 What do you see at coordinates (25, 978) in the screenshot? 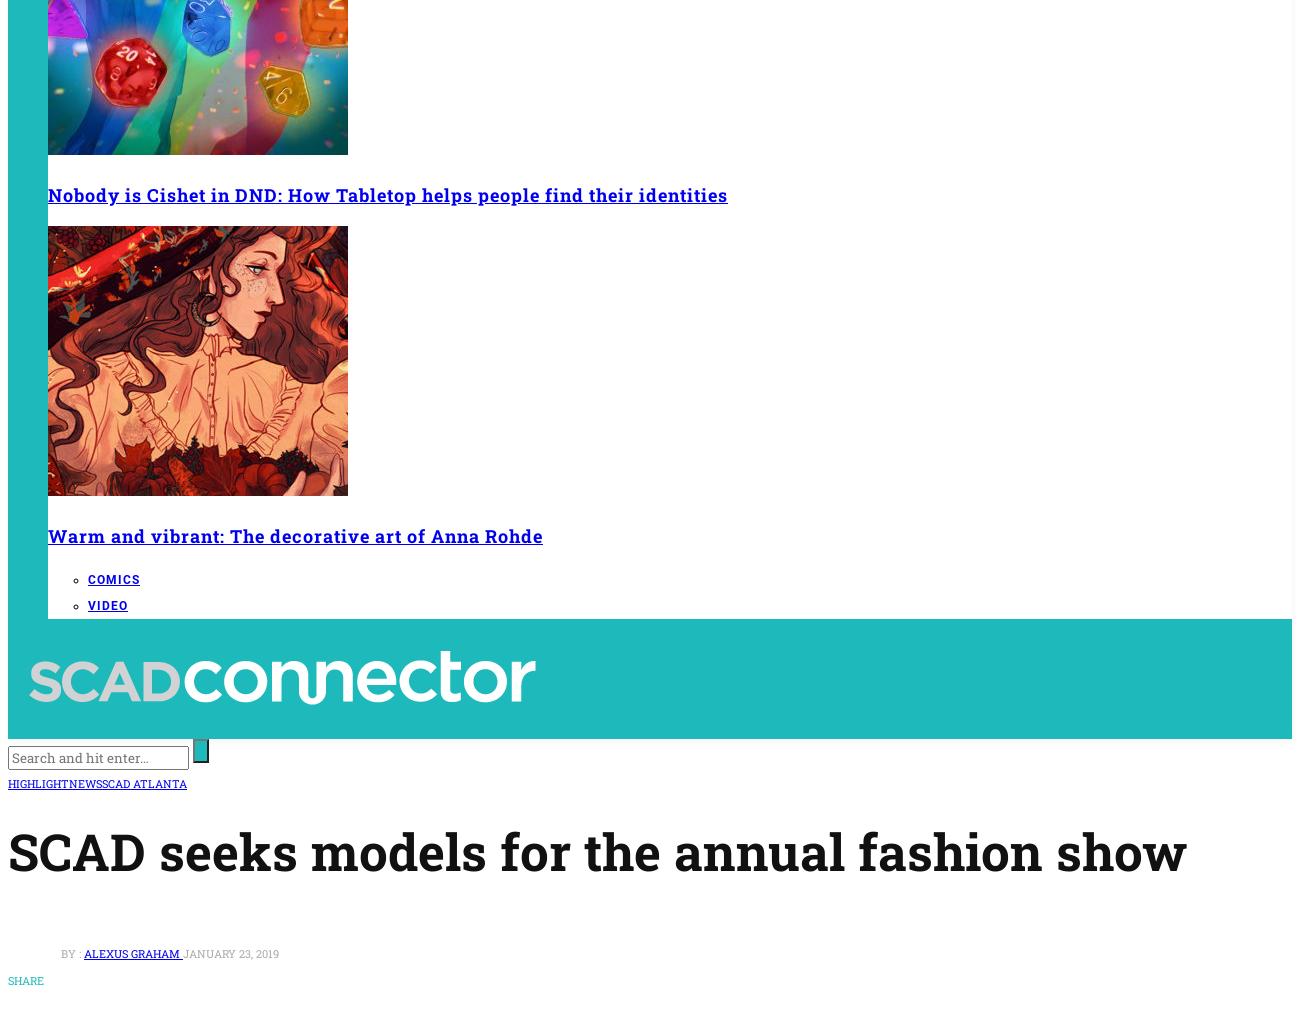
I see `'share'` at bounding box center [25, 978].